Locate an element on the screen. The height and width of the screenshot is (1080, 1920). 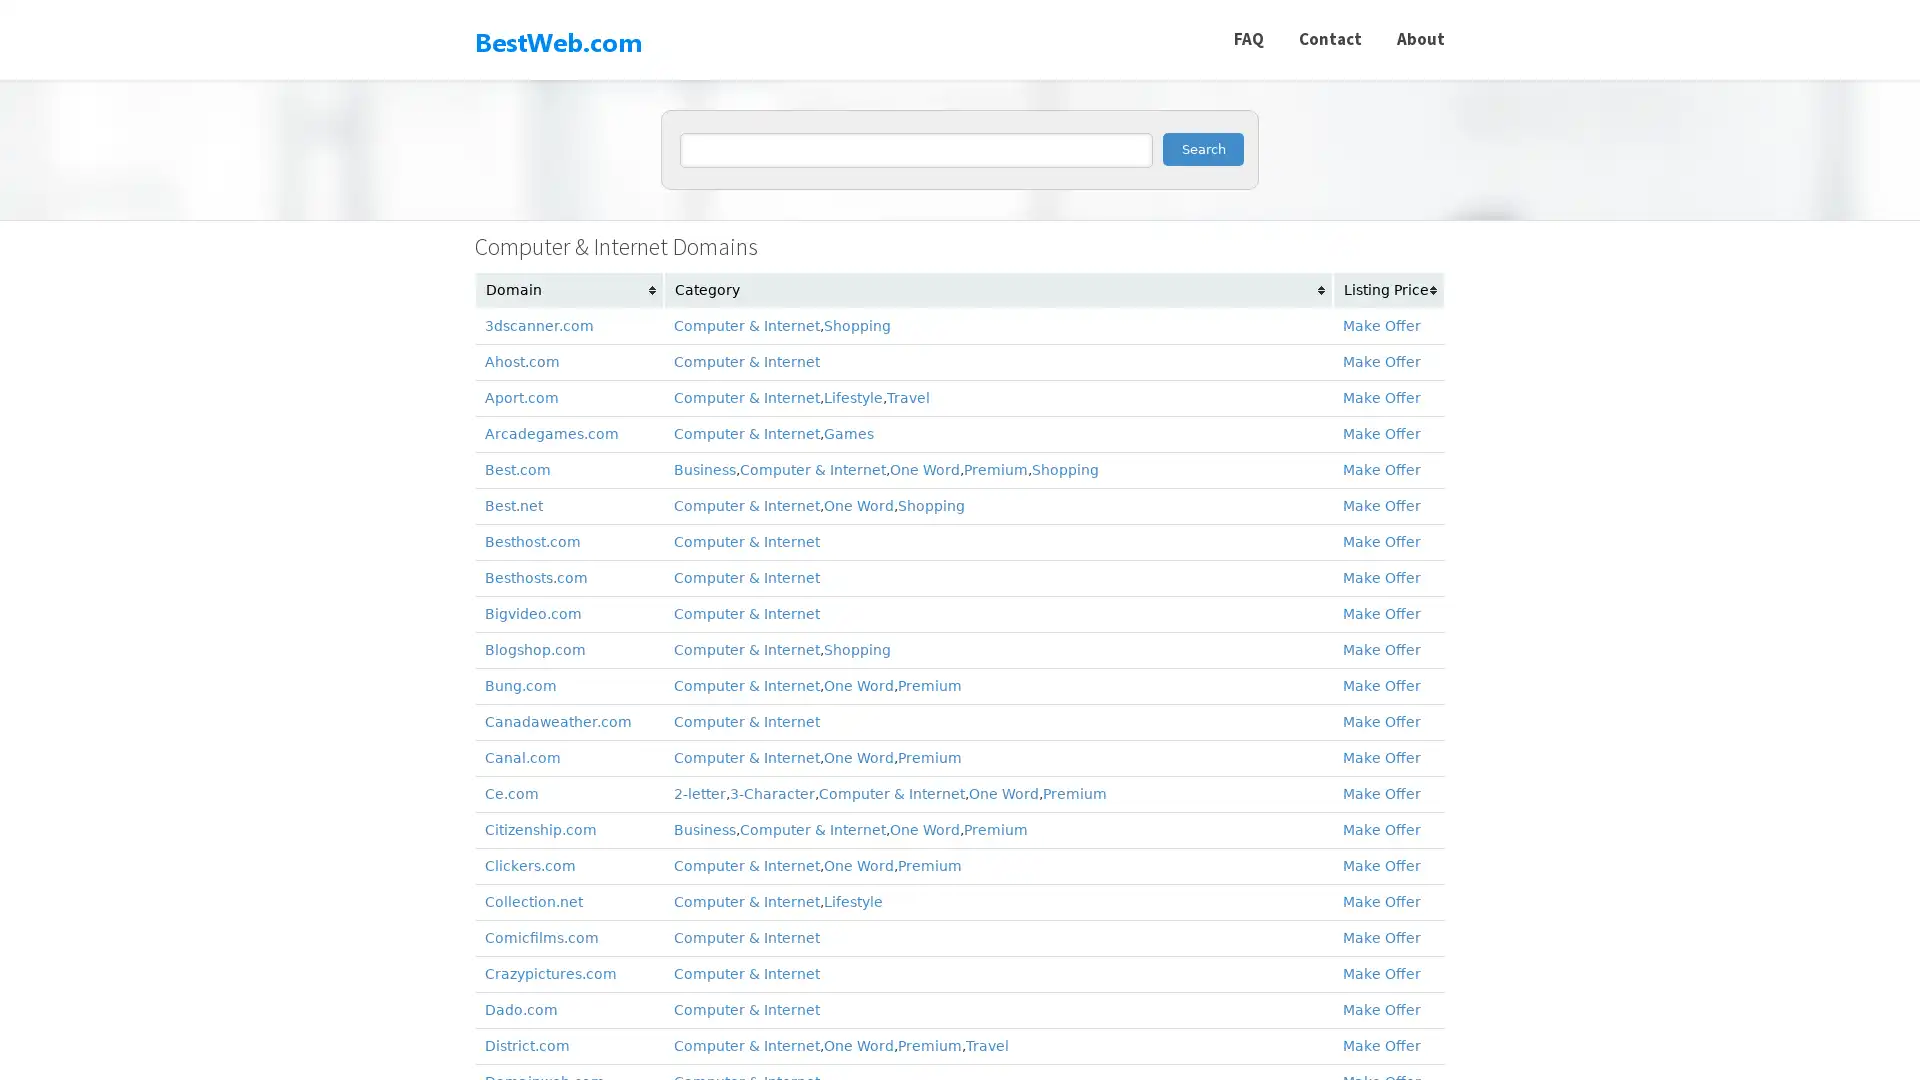
Search is located at coordinates (1202, 148).